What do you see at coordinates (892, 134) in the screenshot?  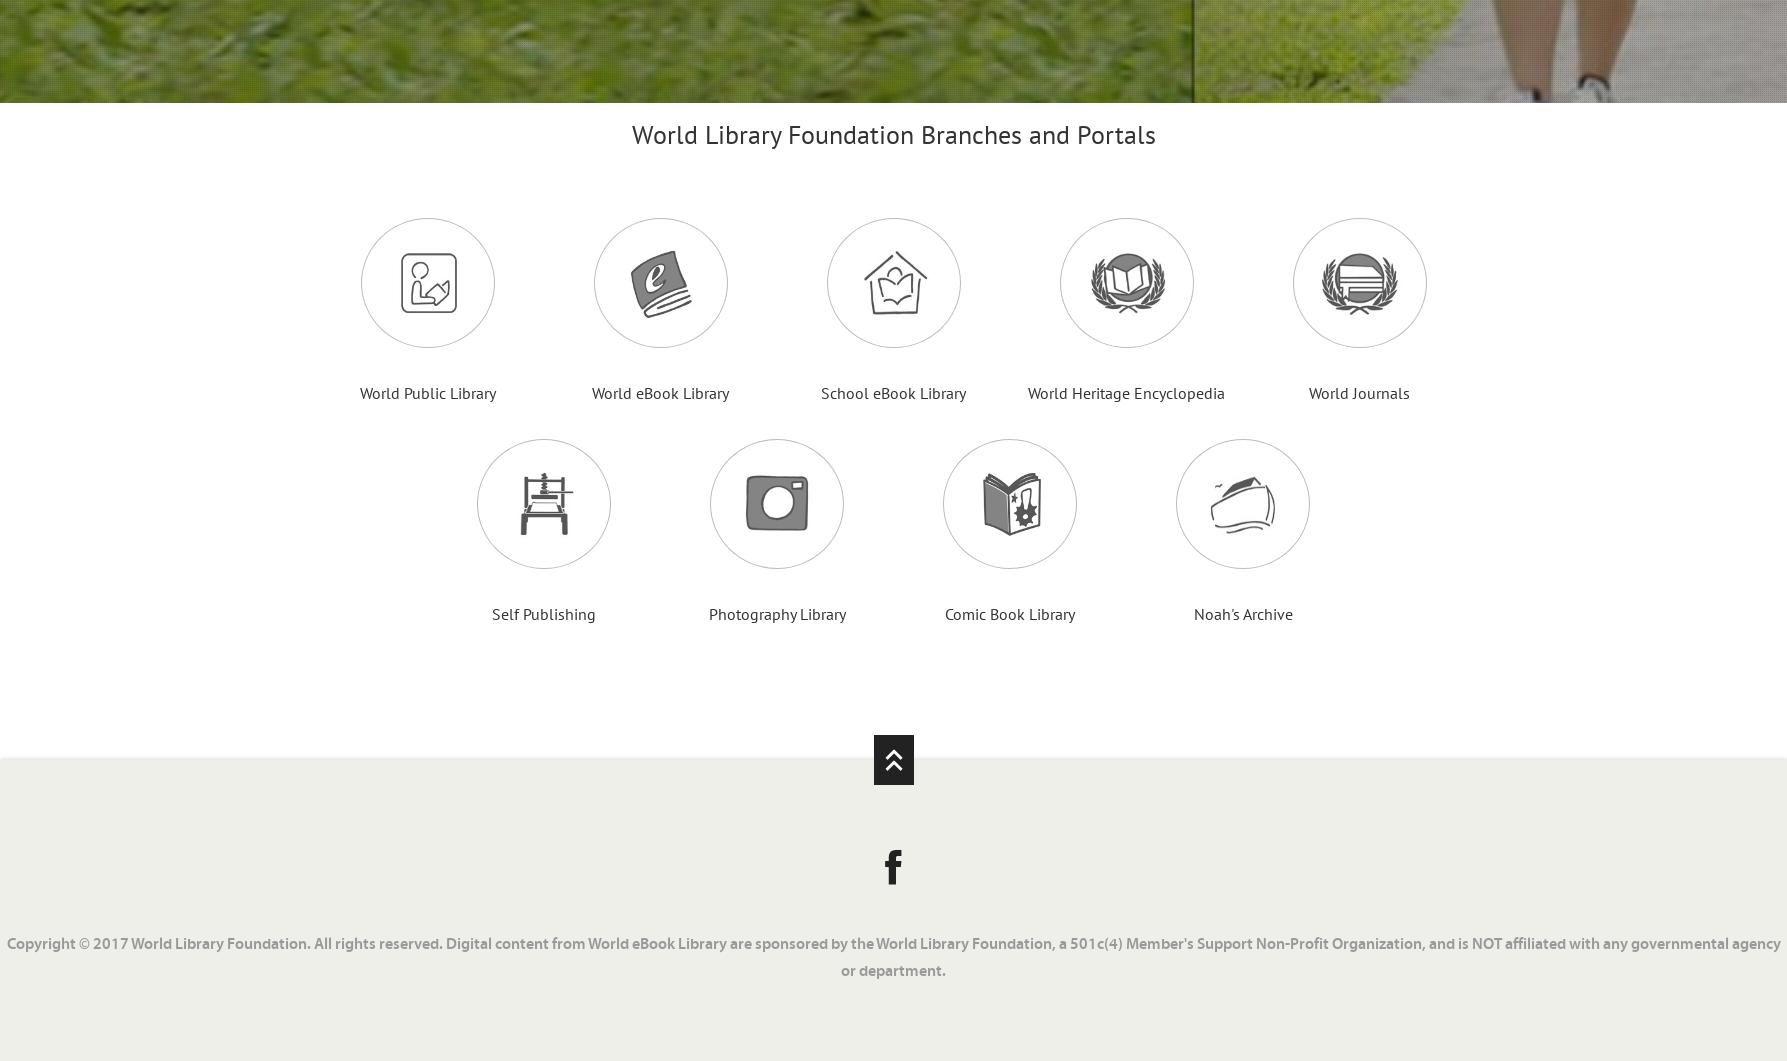 I see `'World Library Foundation Branches and Portals'` at bounding box center [892, 134].